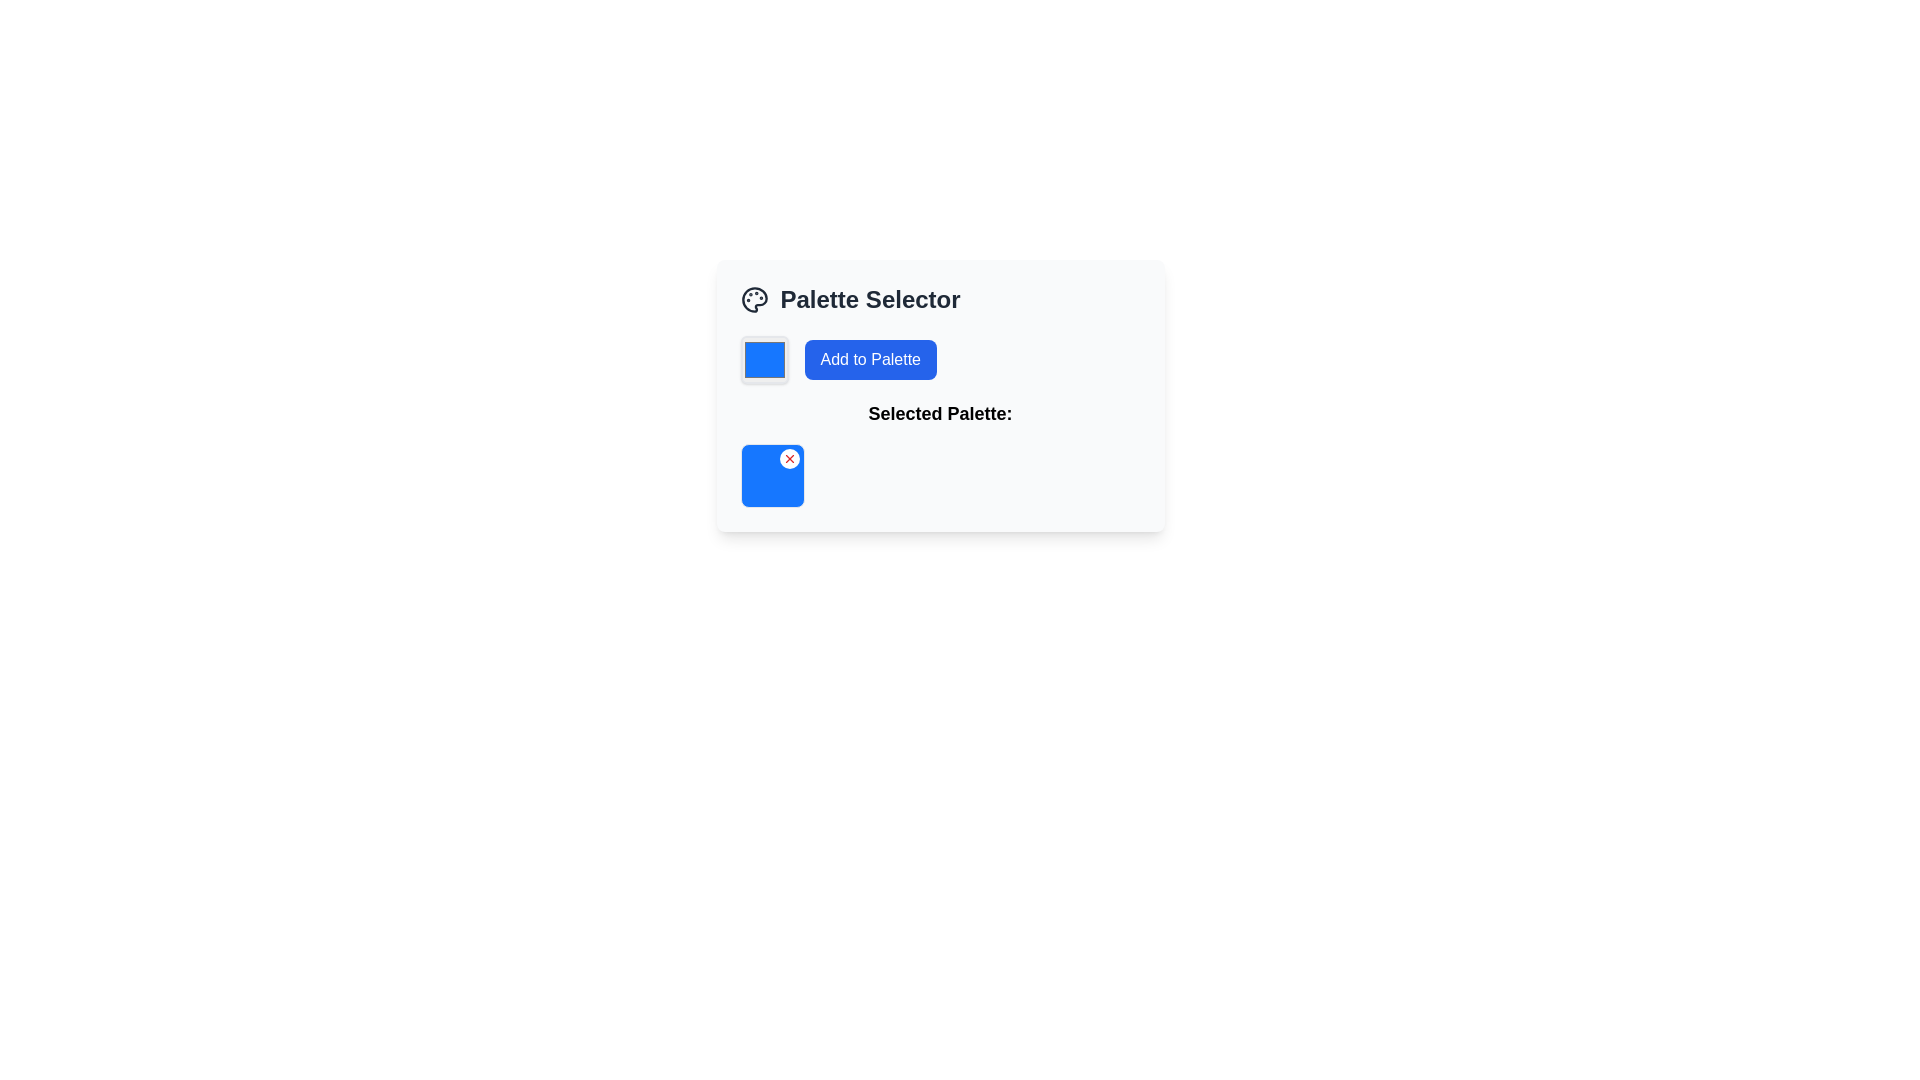 The image size is (1920, 1080). What do you see at coordinates (788, 459) in the screenshot?
I see `the remove icon located at the top-right corner of the blue square in the 'Selected Palette' area` at bounding box center [788, 459].